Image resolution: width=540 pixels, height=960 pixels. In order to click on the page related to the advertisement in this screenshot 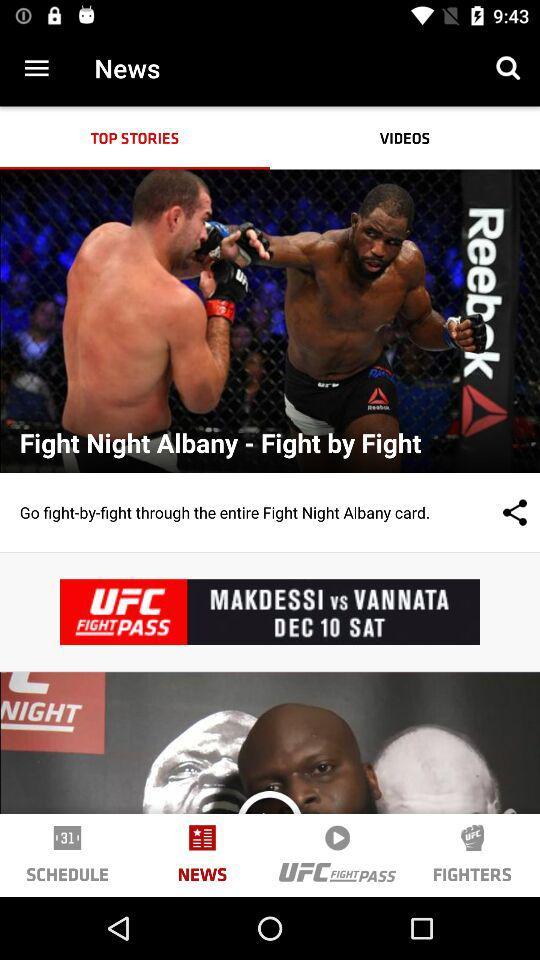, I will do `click(270, 611)`.